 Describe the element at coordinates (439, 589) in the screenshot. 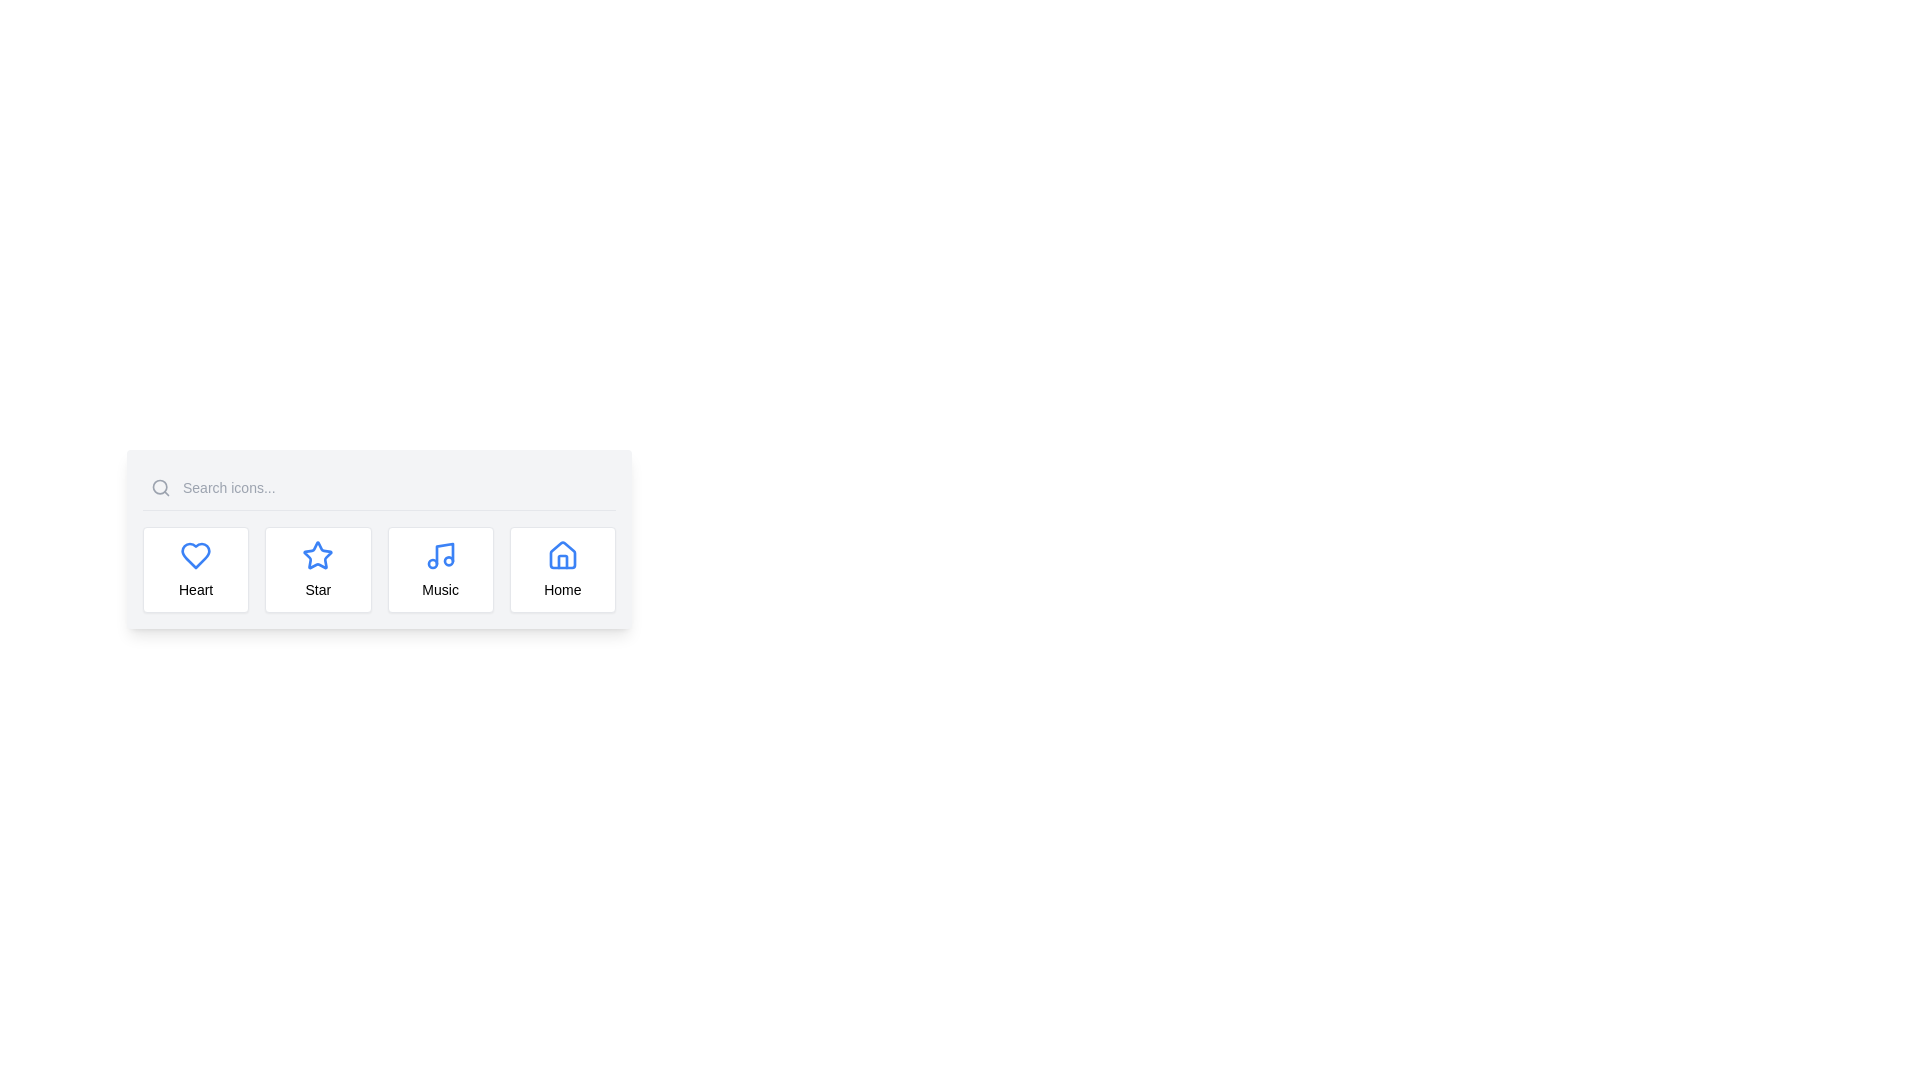

I see `the descriptive text label located at the bottom of the card containing the music icon` at that location.